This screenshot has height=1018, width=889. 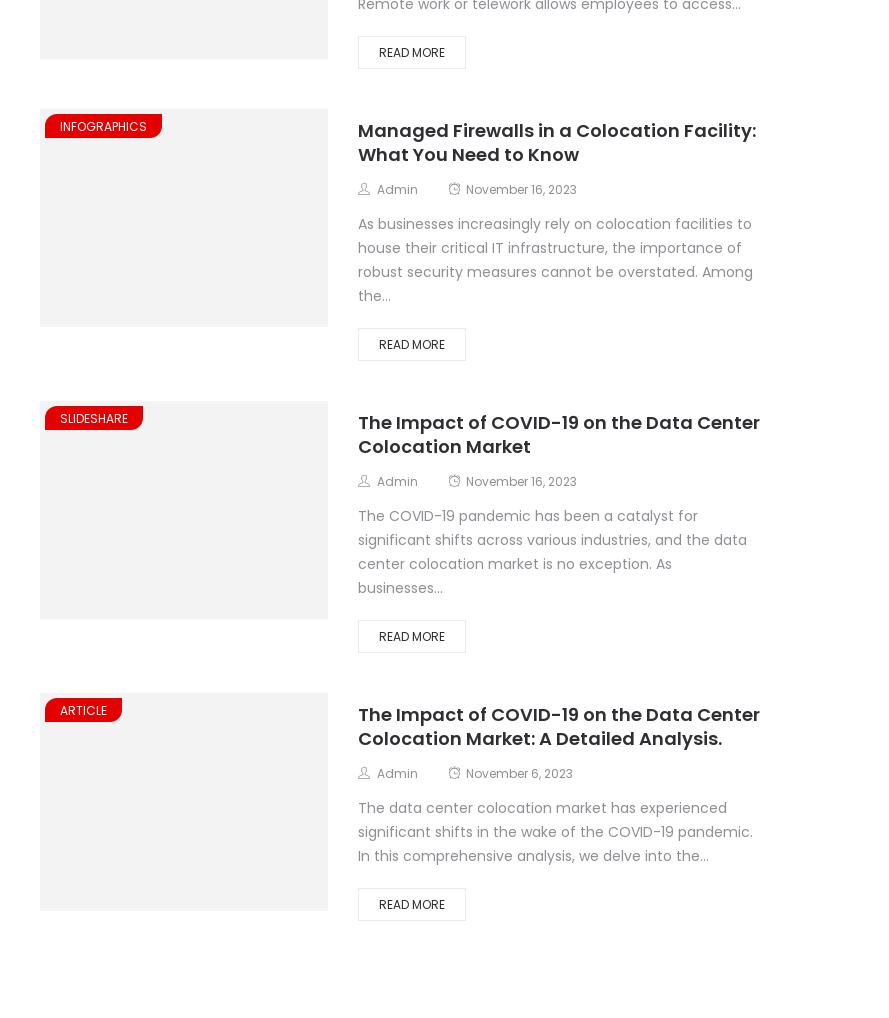 What do you see at coordinates (60, 709) in the screenshot?
I see `'Article'` at bounding box center [60, 709].